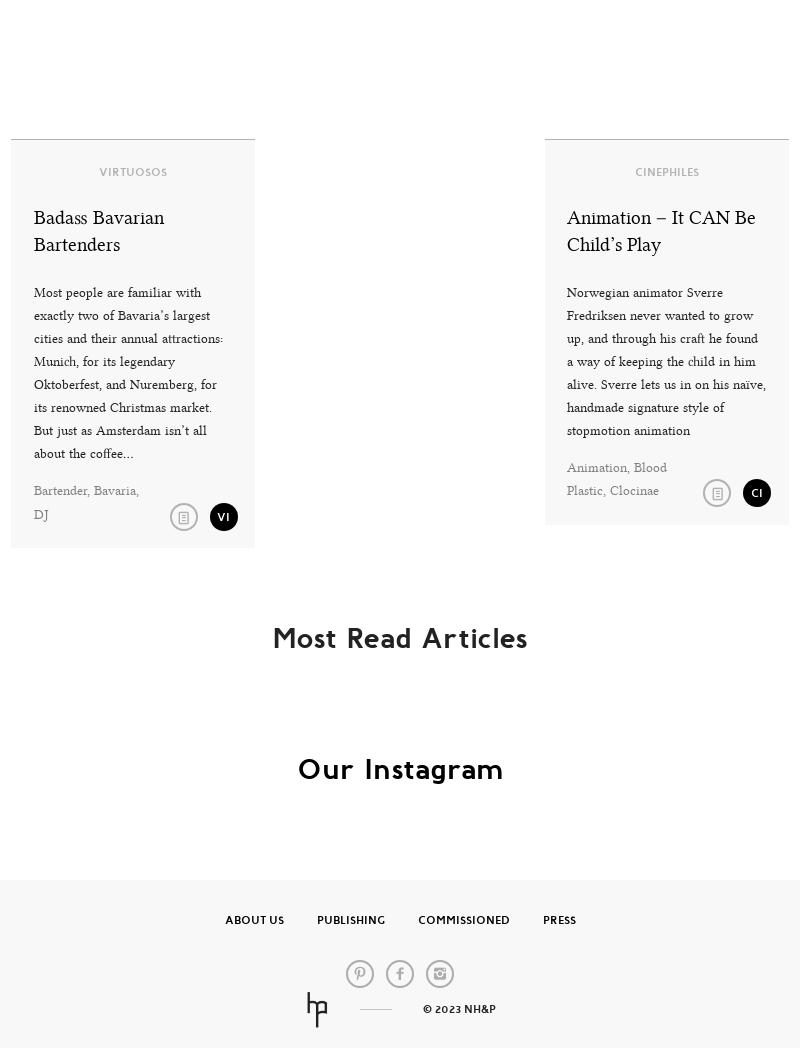 The image size is (800, 1048). Describe the element at coordinates (558, 920) in the screenshot. I see `'Press'` at that location.